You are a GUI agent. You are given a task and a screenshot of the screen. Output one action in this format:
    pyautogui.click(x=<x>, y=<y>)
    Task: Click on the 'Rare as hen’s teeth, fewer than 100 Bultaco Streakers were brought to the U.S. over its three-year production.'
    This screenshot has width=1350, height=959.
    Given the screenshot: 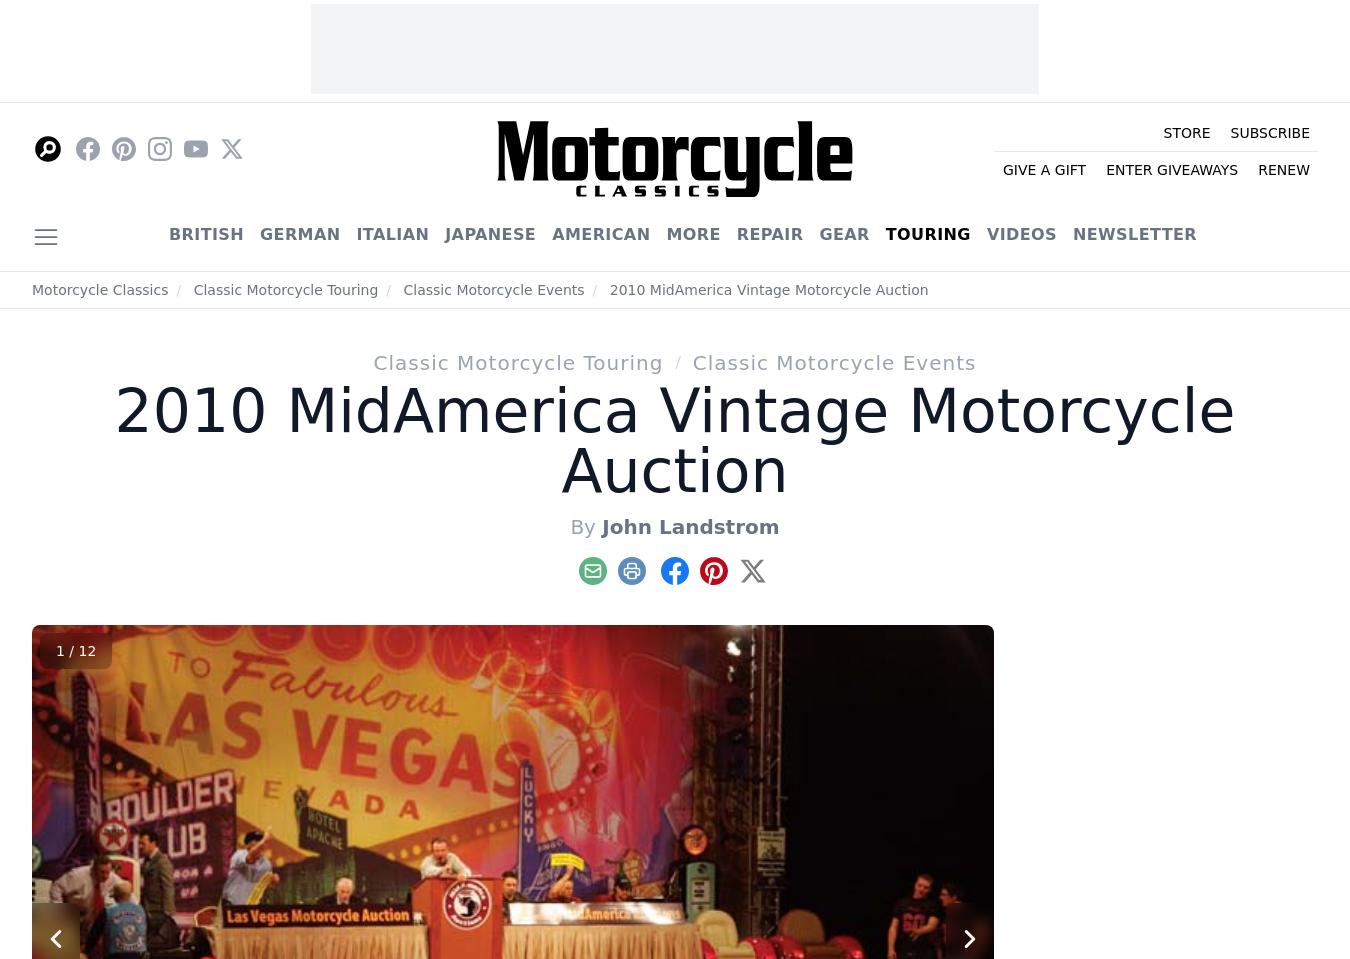 What is the action you would take?
    pyautogui.click(x=1102, y=319)
    